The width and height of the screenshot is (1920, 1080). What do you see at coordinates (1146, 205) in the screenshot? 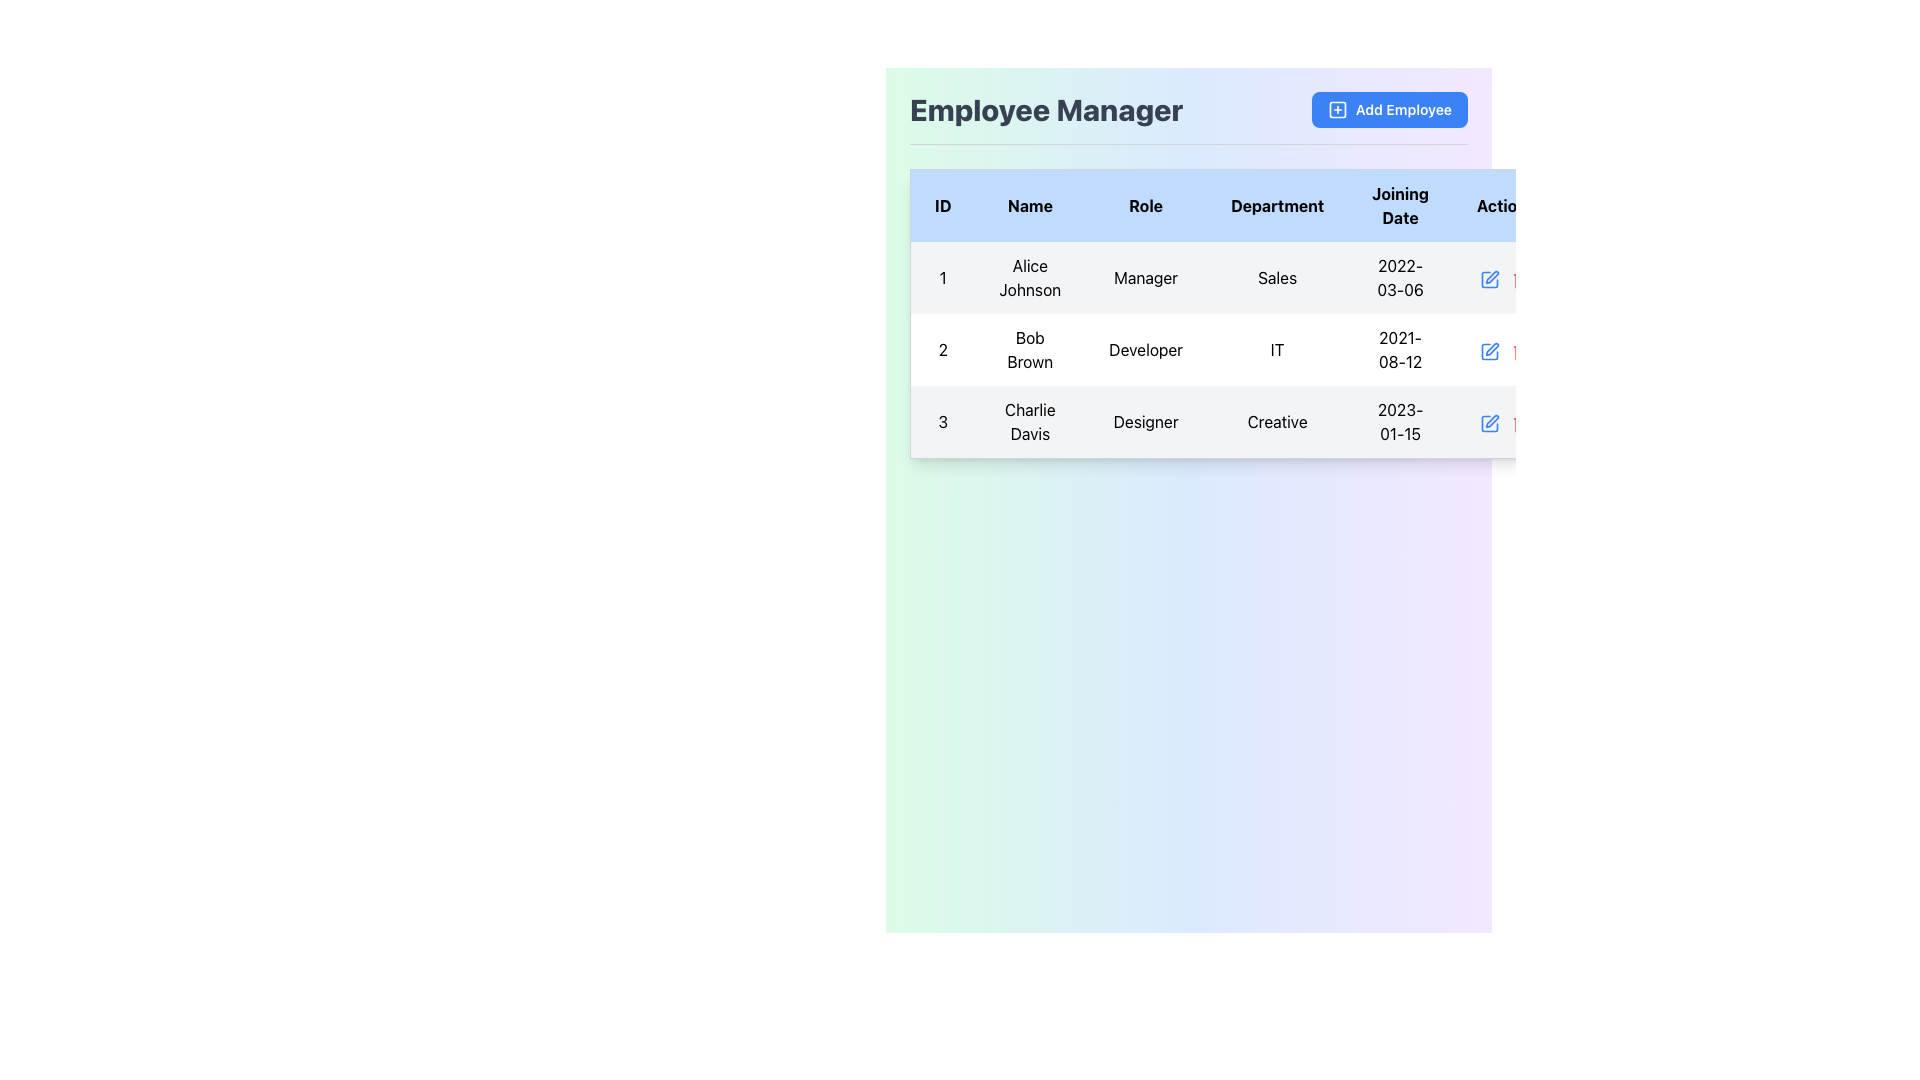
I see `text from the 'Role' column header in the table, which is the third header labeled with bold black text on a light blue background` at bounding box center [1146, 205].